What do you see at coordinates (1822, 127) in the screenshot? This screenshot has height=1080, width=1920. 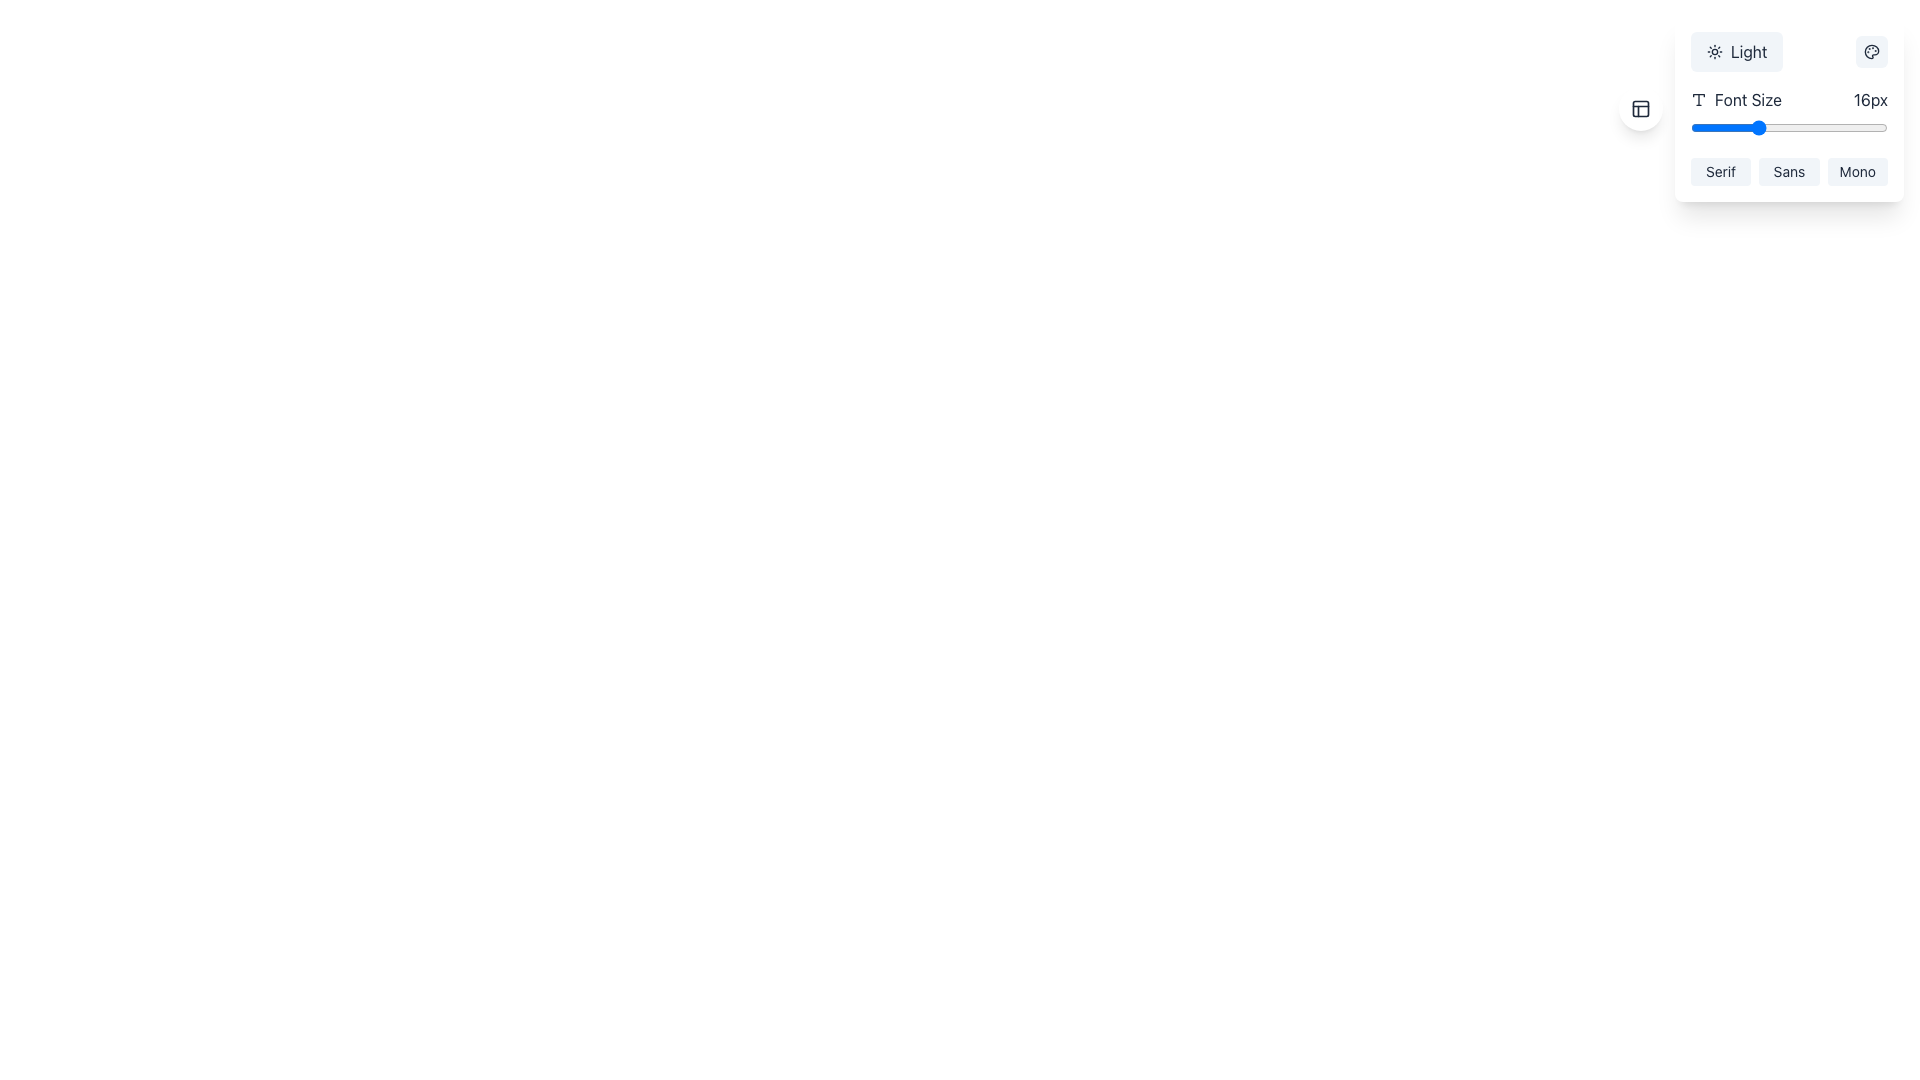 I see `the font size` at bounding box center [1822, 127].